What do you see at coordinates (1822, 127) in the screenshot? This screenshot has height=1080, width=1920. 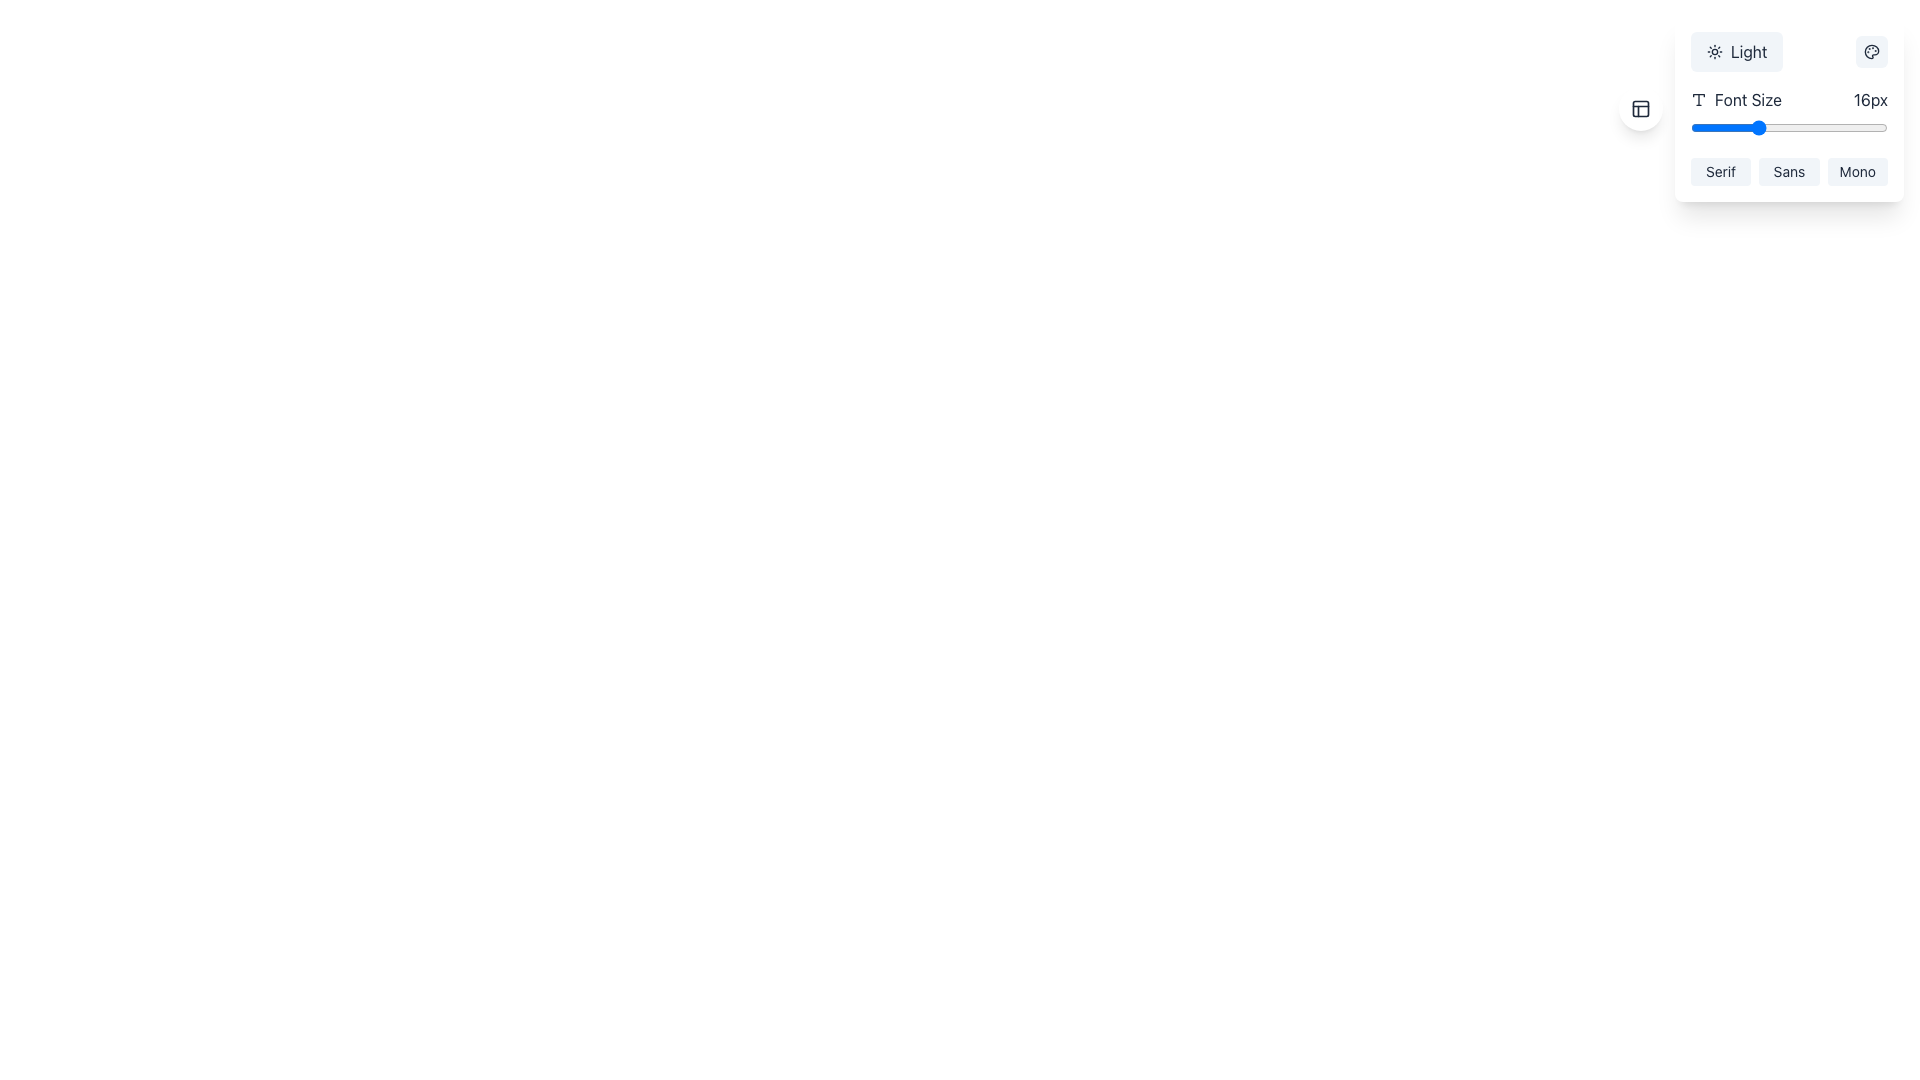 I see `the font size` at bounding box center [1822, 127].